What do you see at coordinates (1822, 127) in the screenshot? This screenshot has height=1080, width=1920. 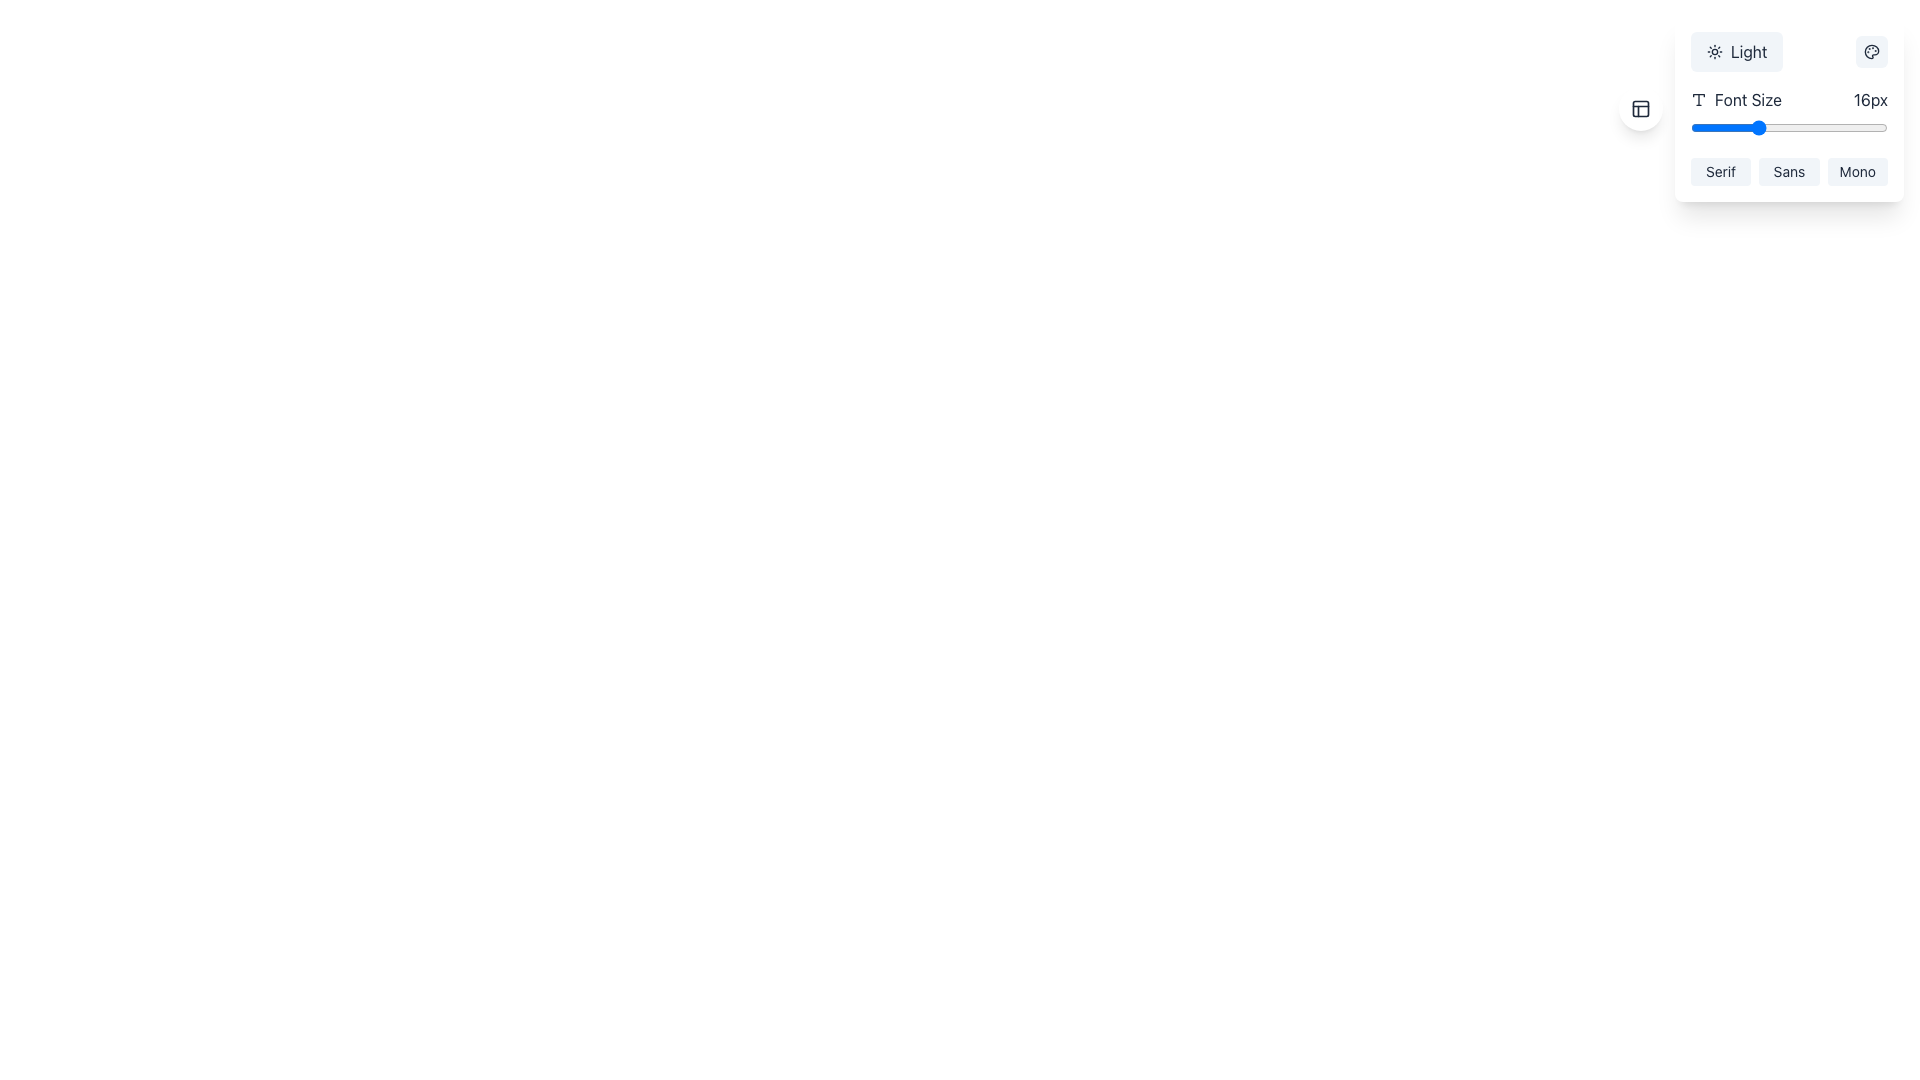 I see `the font size` at bounding box center [1822, 127].